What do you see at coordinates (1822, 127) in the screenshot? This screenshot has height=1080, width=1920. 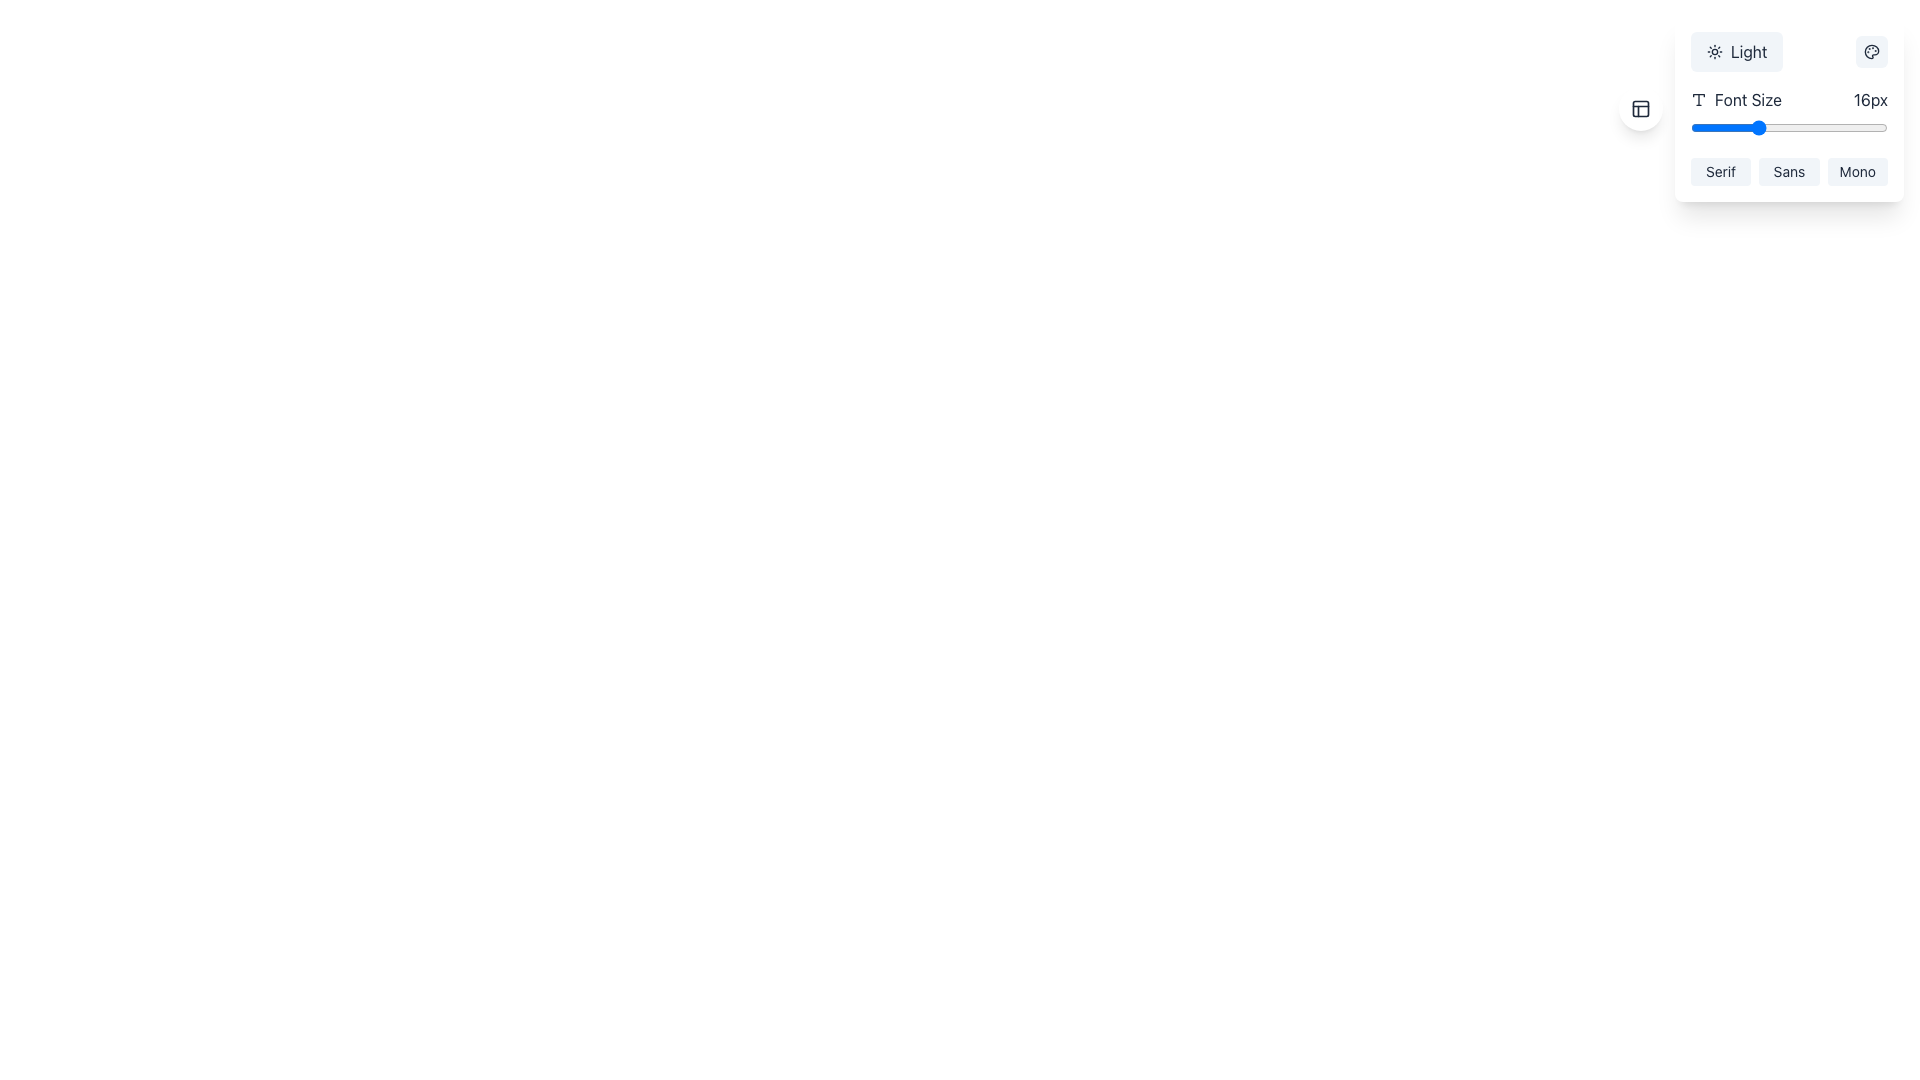 I see `the font size` at bounding box center [1822, 127].